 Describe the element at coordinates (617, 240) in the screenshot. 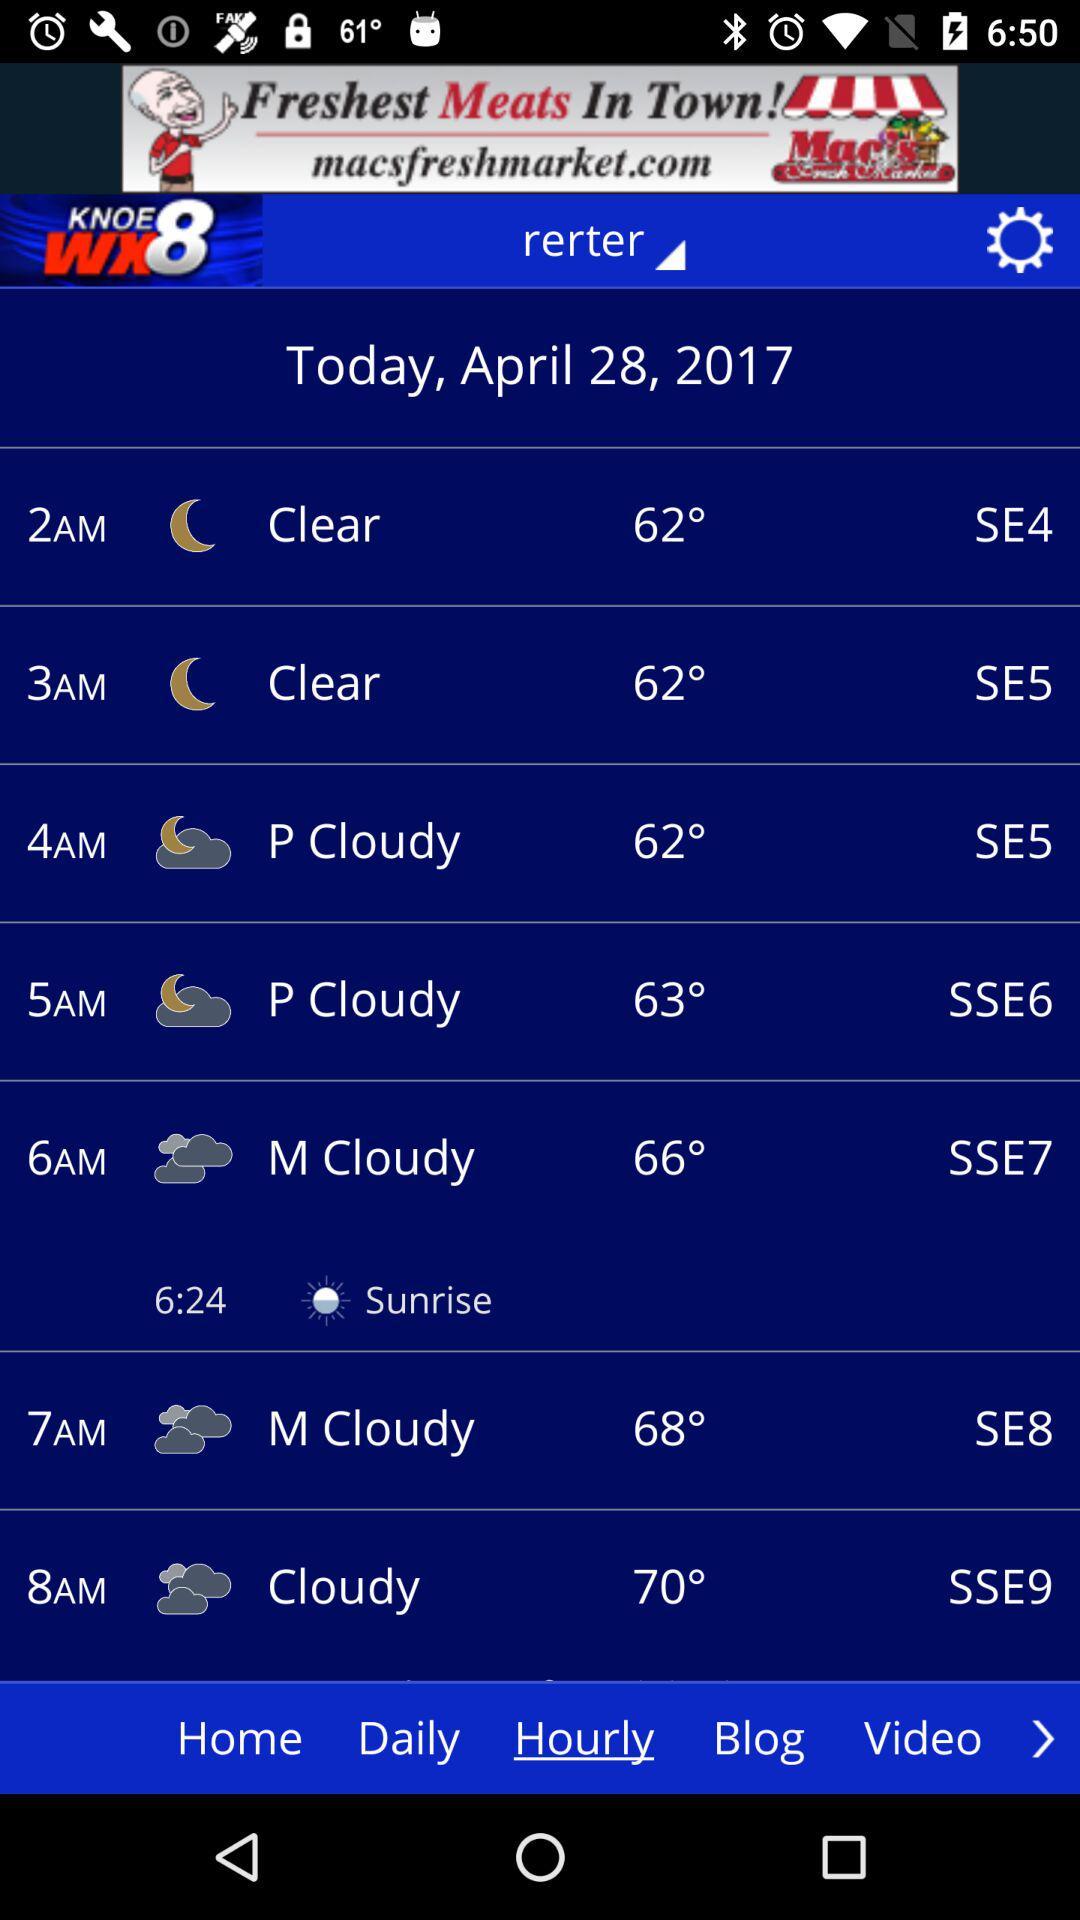

I see `rerter` at that location.